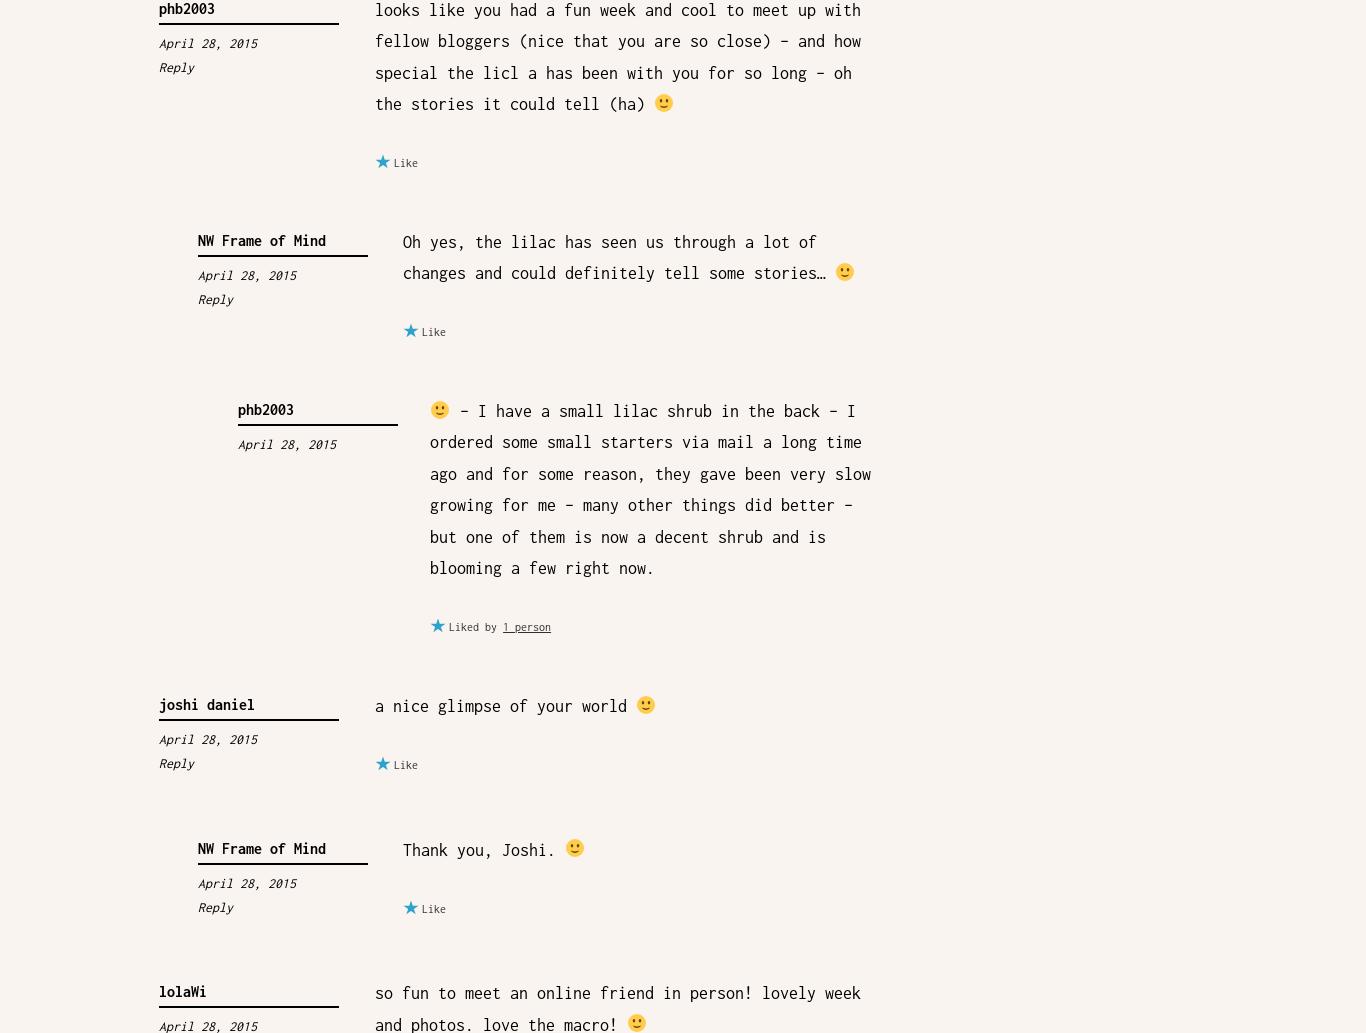 This screenshot has width=1366, height=1033. What do you see at coordinates (429, 489) in the screenshot?
I see `'– I have a small lilac shrub in the back – I ordered some small starters via mail a long time ago and for some reason, they gave been very slow growing for me – many other things did better – but one of them is now a decent shrub and is blooming a few right now.'` at bounding box center [429, 489].